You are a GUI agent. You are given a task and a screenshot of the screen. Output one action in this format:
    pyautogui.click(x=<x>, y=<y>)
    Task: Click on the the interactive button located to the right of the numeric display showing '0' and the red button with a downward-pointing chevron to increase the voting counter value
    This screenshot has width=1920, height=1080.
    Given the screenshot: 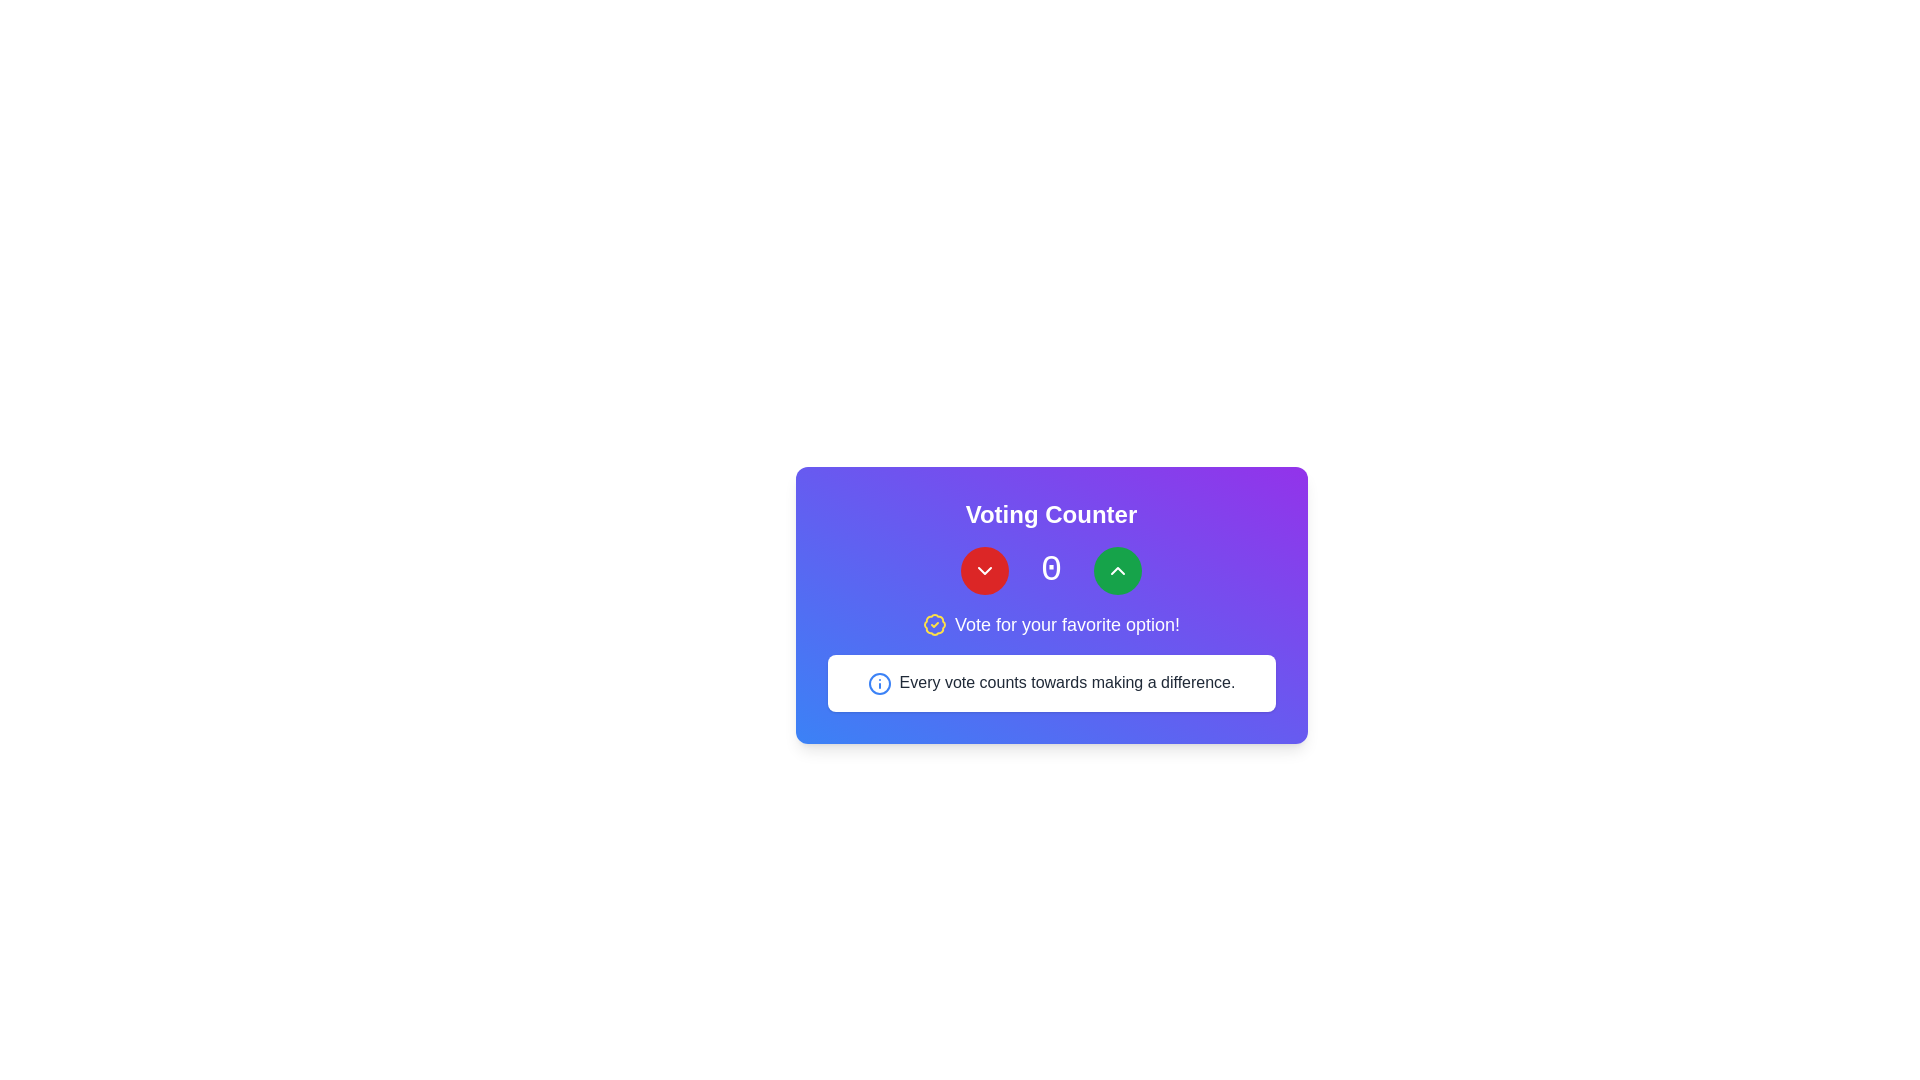 What is the action you would take?
    pyautogui.click(x=1117, y=570)
    